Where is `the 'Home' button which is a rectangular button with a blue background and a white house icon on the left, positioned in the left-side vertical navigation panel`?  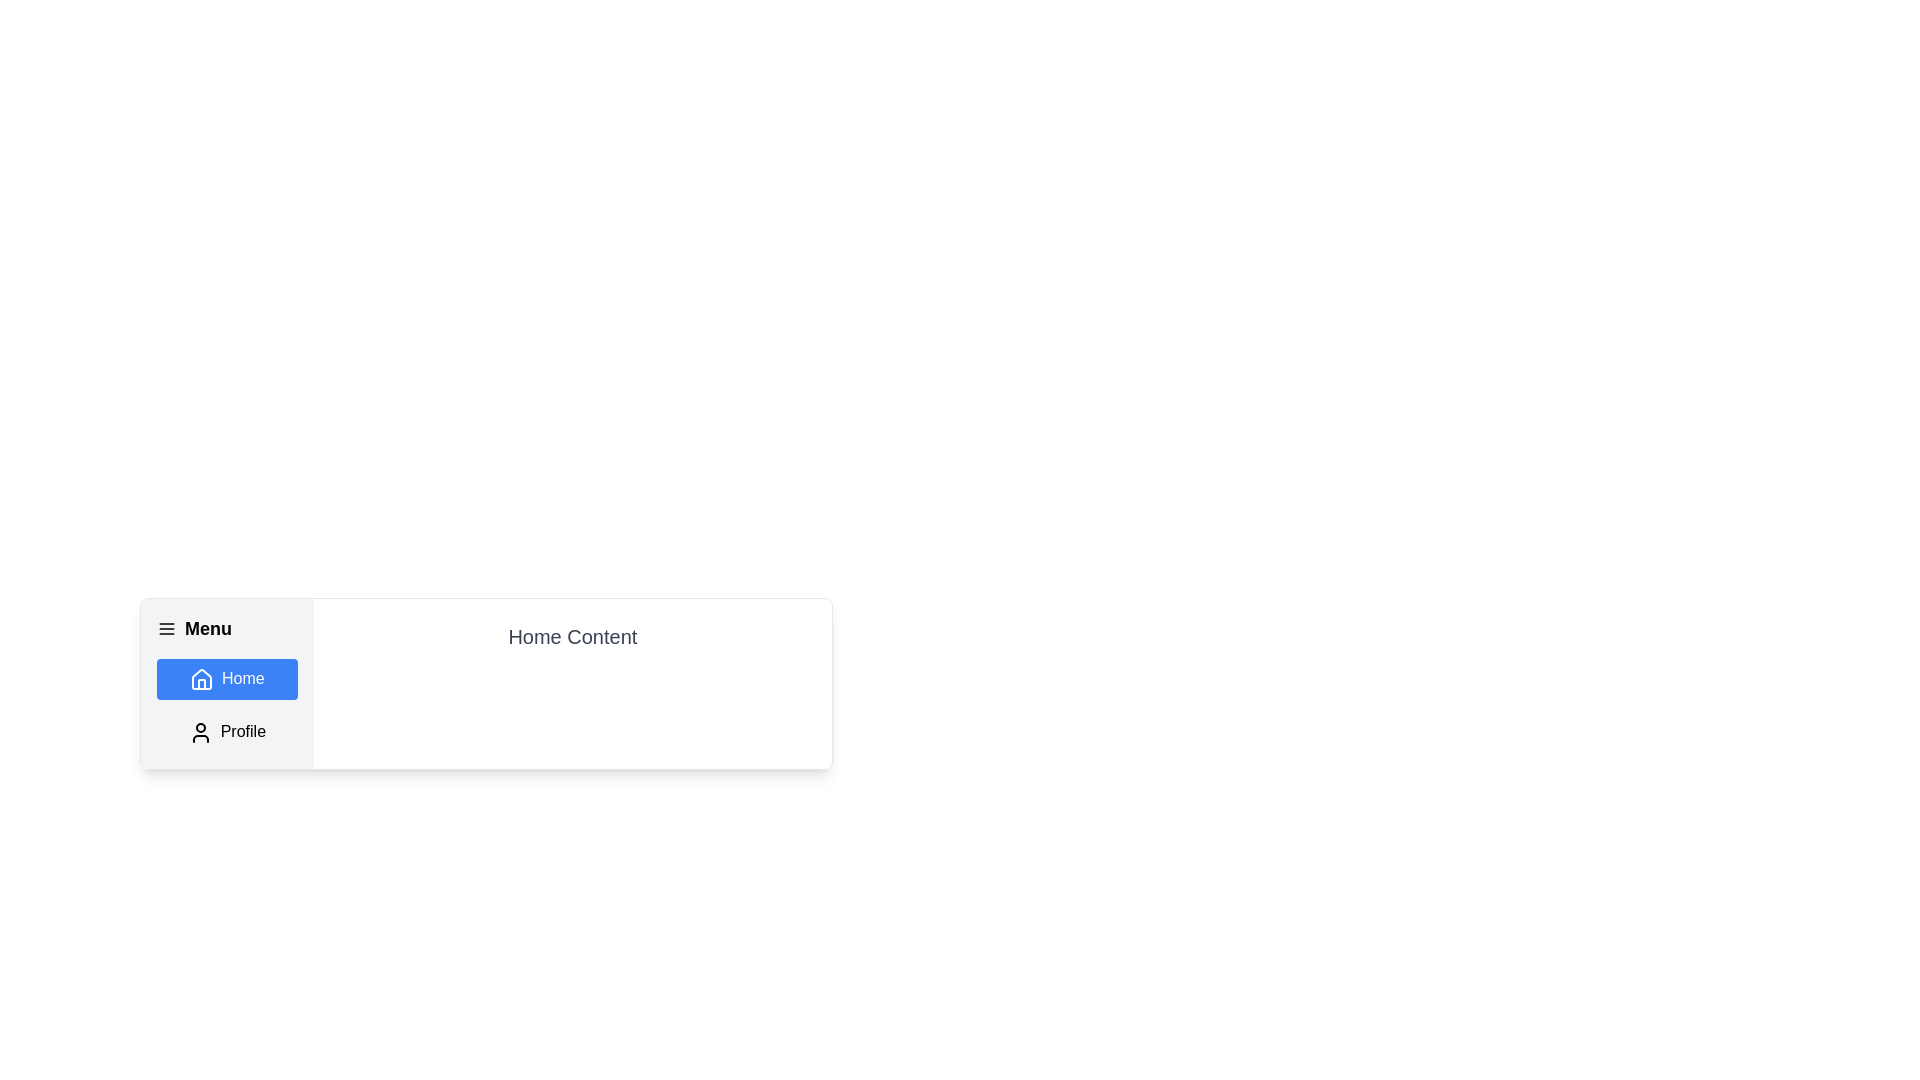
the 'Home' button which is a rectangular button with a blue background and a white house icon on the left, positioned in the left-side vertical navigation panel is located at coordinates (227, 678).